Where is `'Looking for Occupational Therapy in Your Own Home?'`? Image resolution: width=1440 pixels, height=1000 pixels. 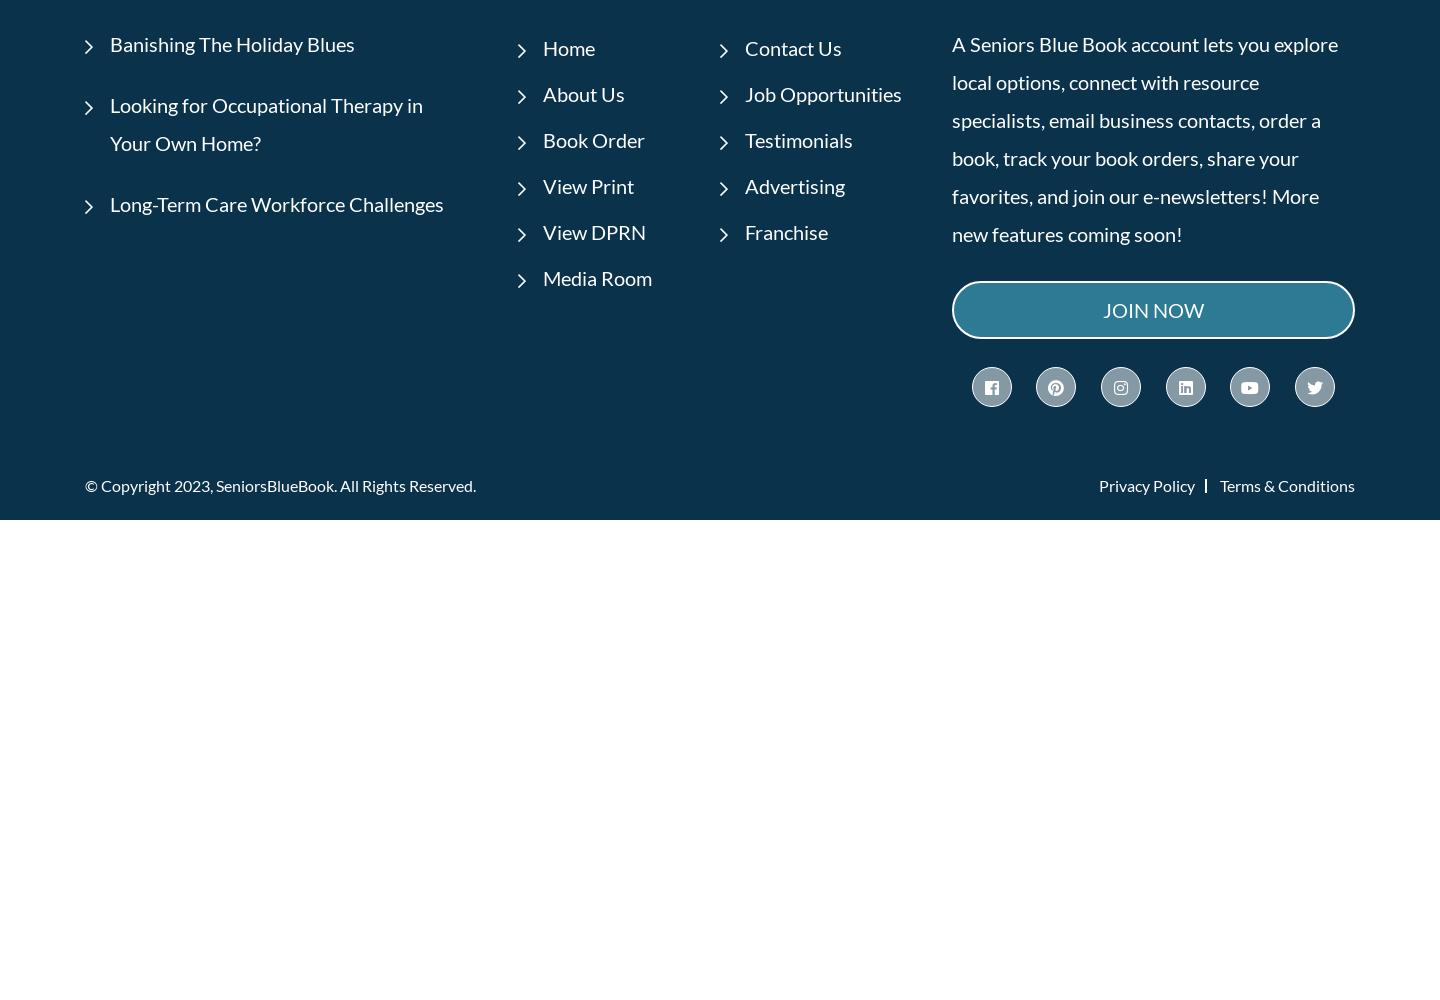 'Looking for Occupational Therapy in Your Own Home?' is located at coordinates (265, 122).